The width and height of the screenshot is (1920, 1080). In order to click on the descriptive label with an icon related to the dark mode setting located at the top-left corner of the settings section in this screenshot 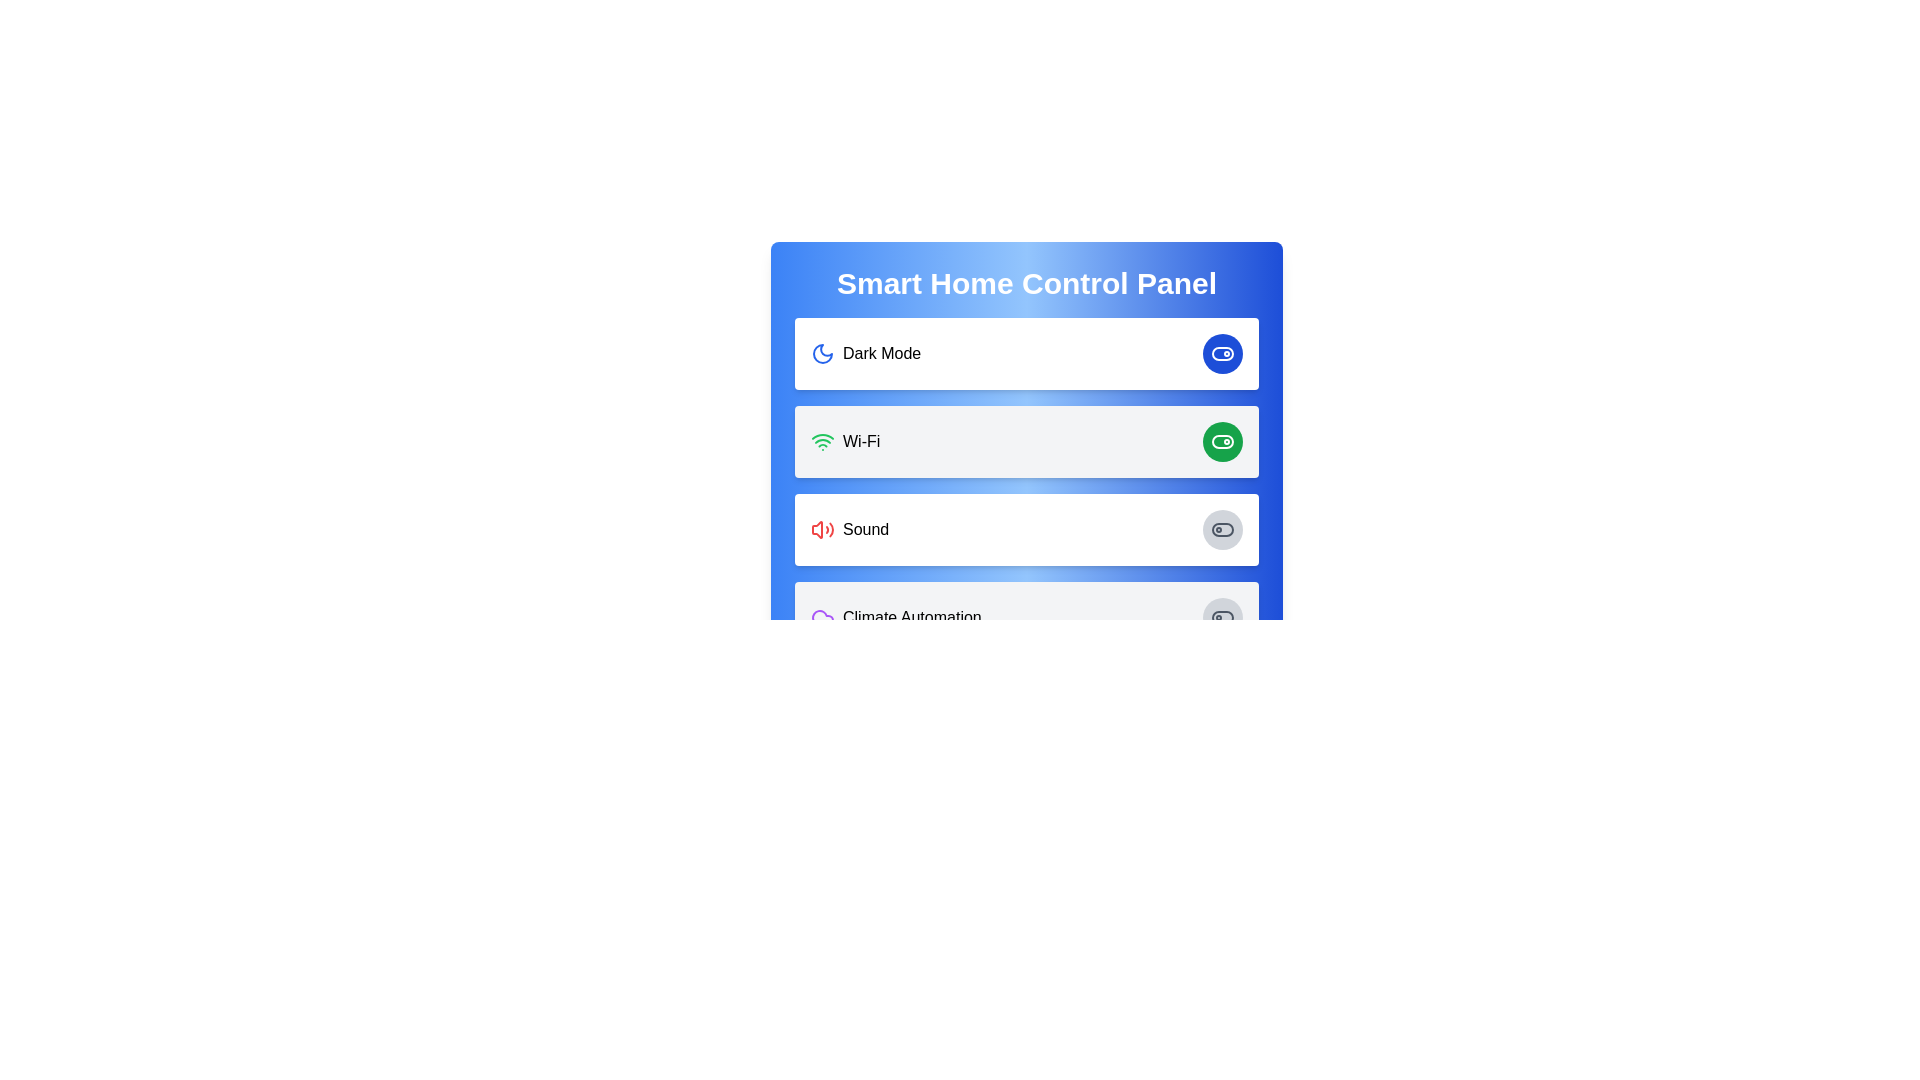, I will do `click(866, 353)`.